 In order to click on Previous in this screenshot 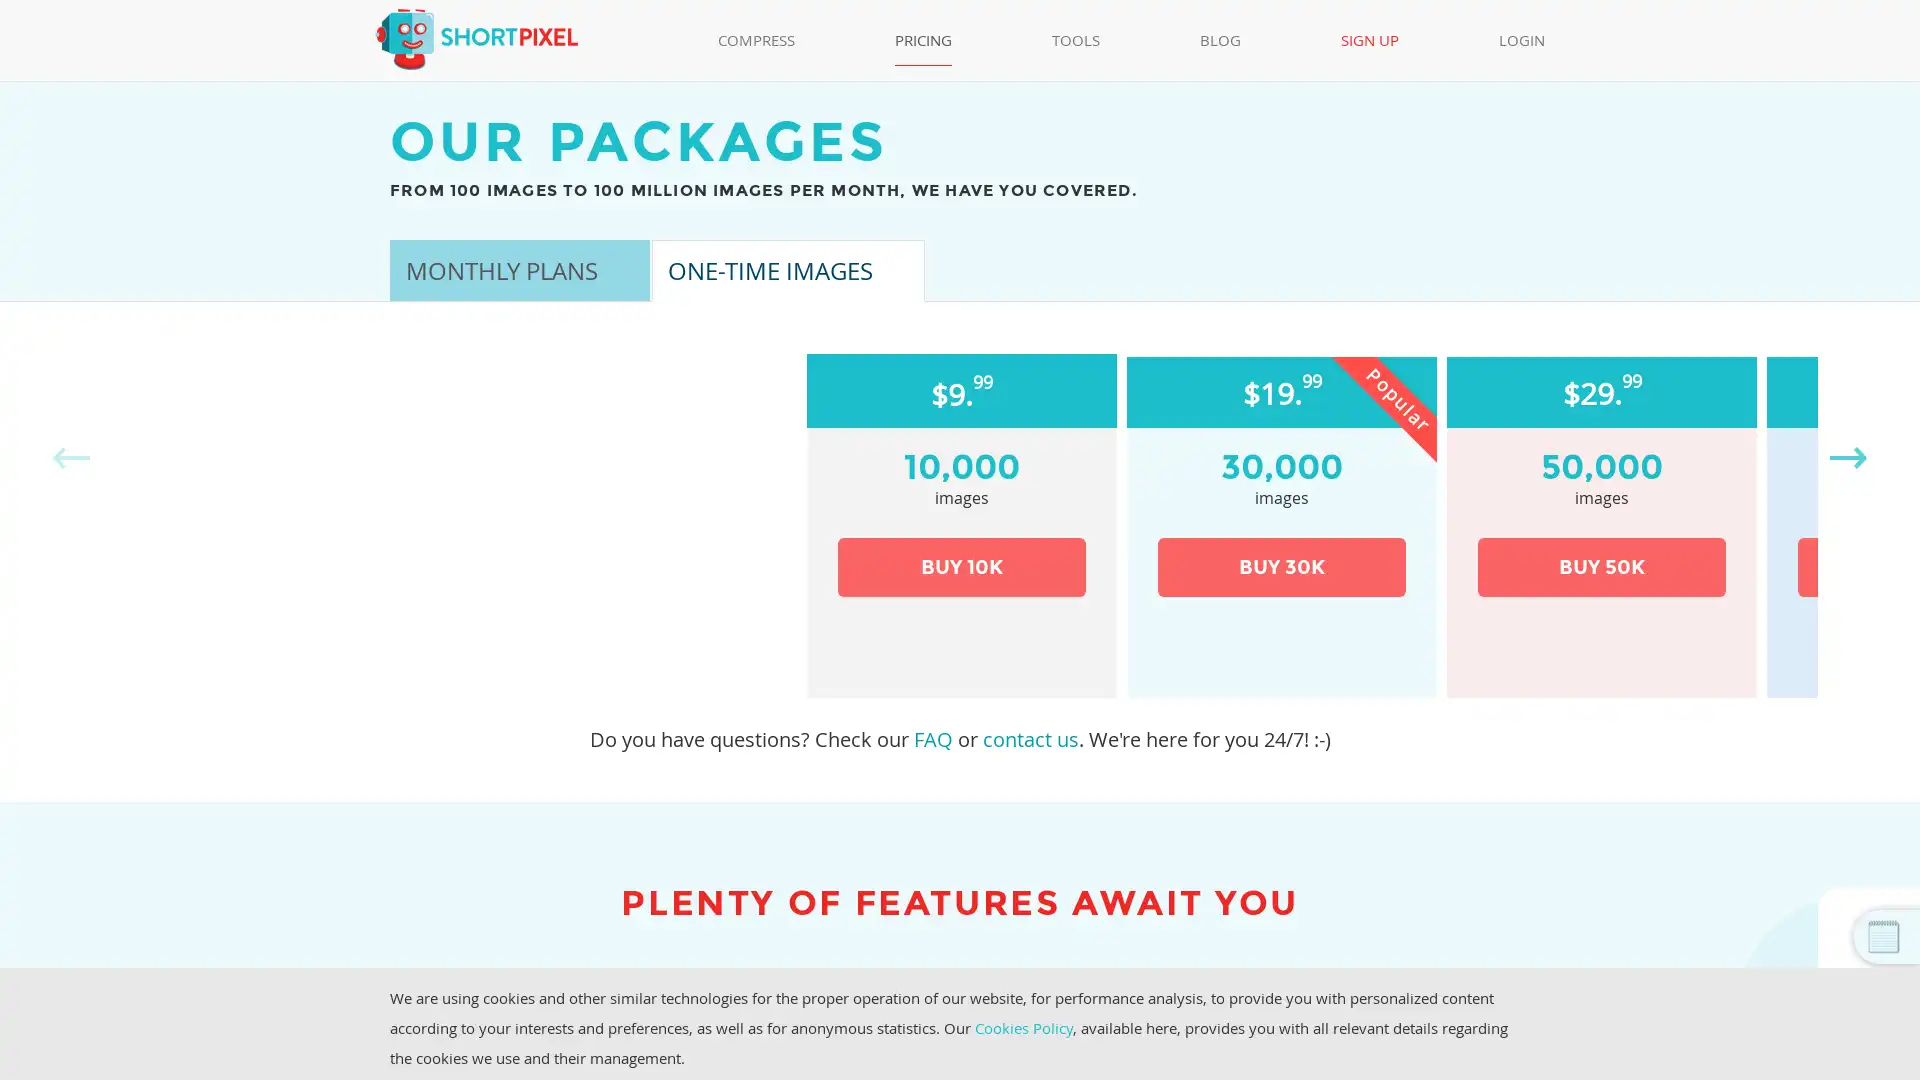, I will do `click(72, 456)`.